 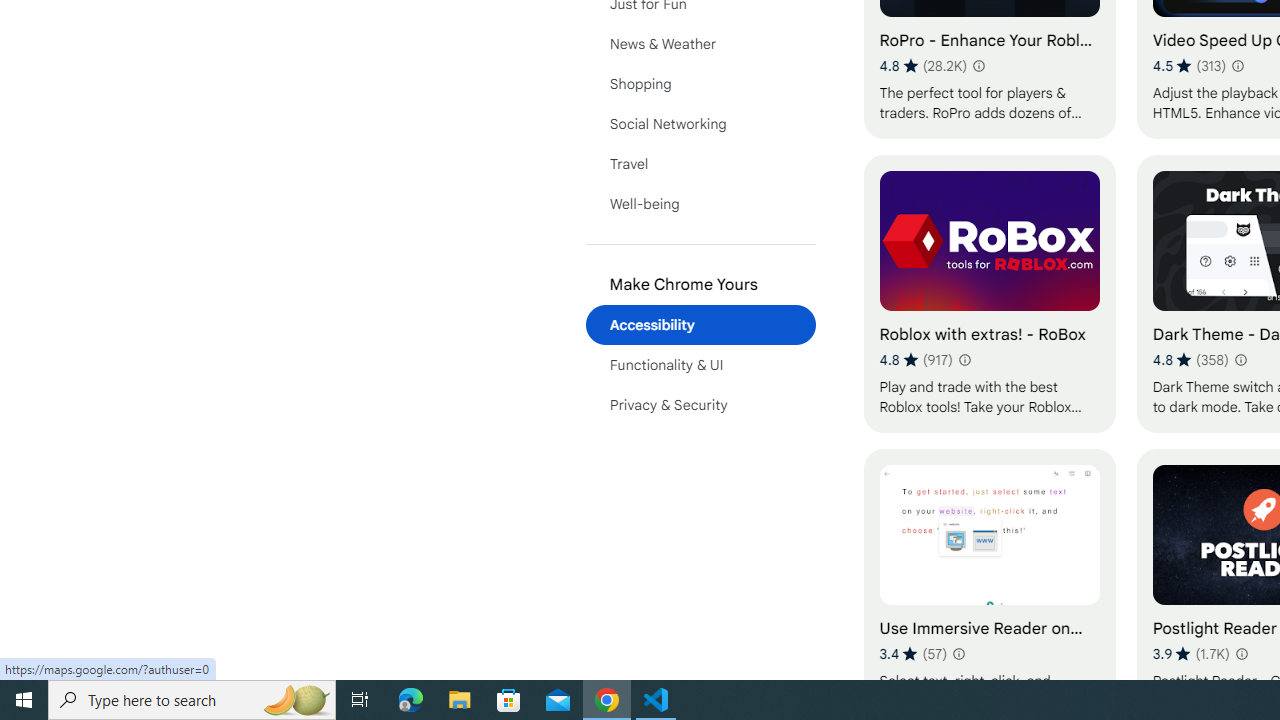 What do you see at coordinates (1239, 654) in the screenshot?
I see `'Learn more about results and reviews "Postlight Reader"'` at bounding box center [1239, 654].